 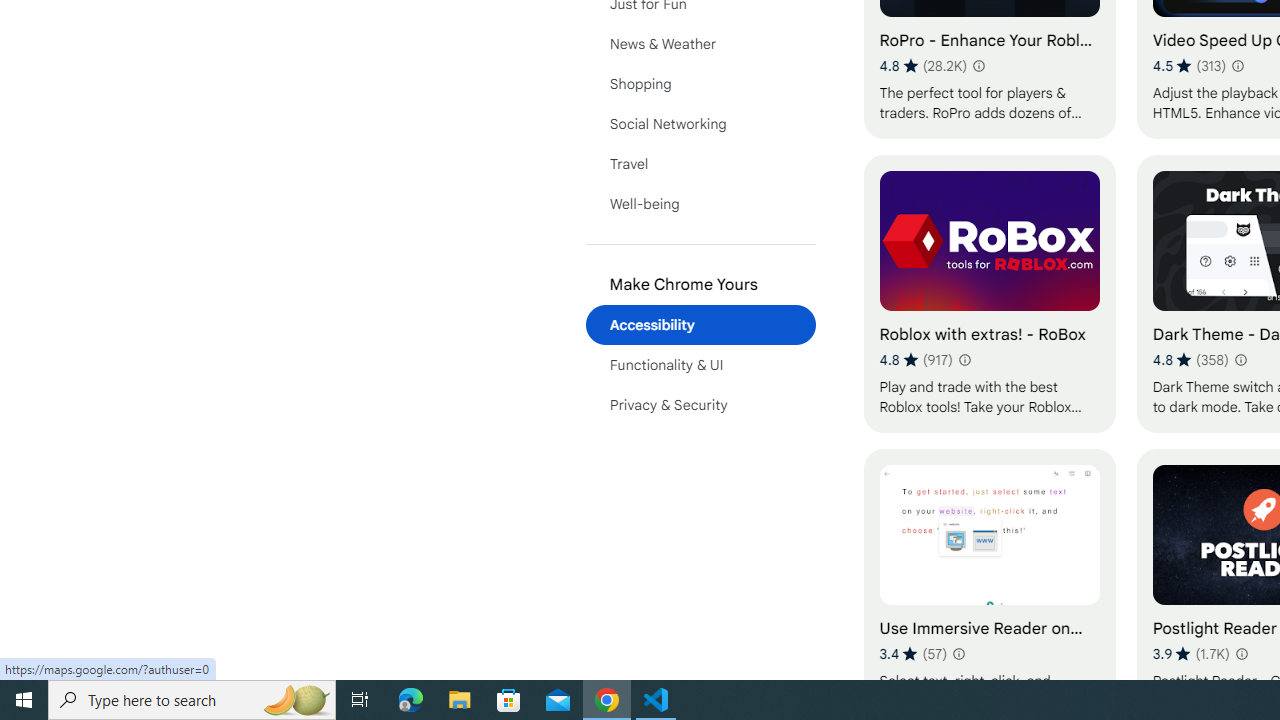 What do you see at coordinates (1239, 654) in the screenshot?
I see `'Learn more about results and reviews "Postlight Reader"'` at bounding box center [1239, 654].